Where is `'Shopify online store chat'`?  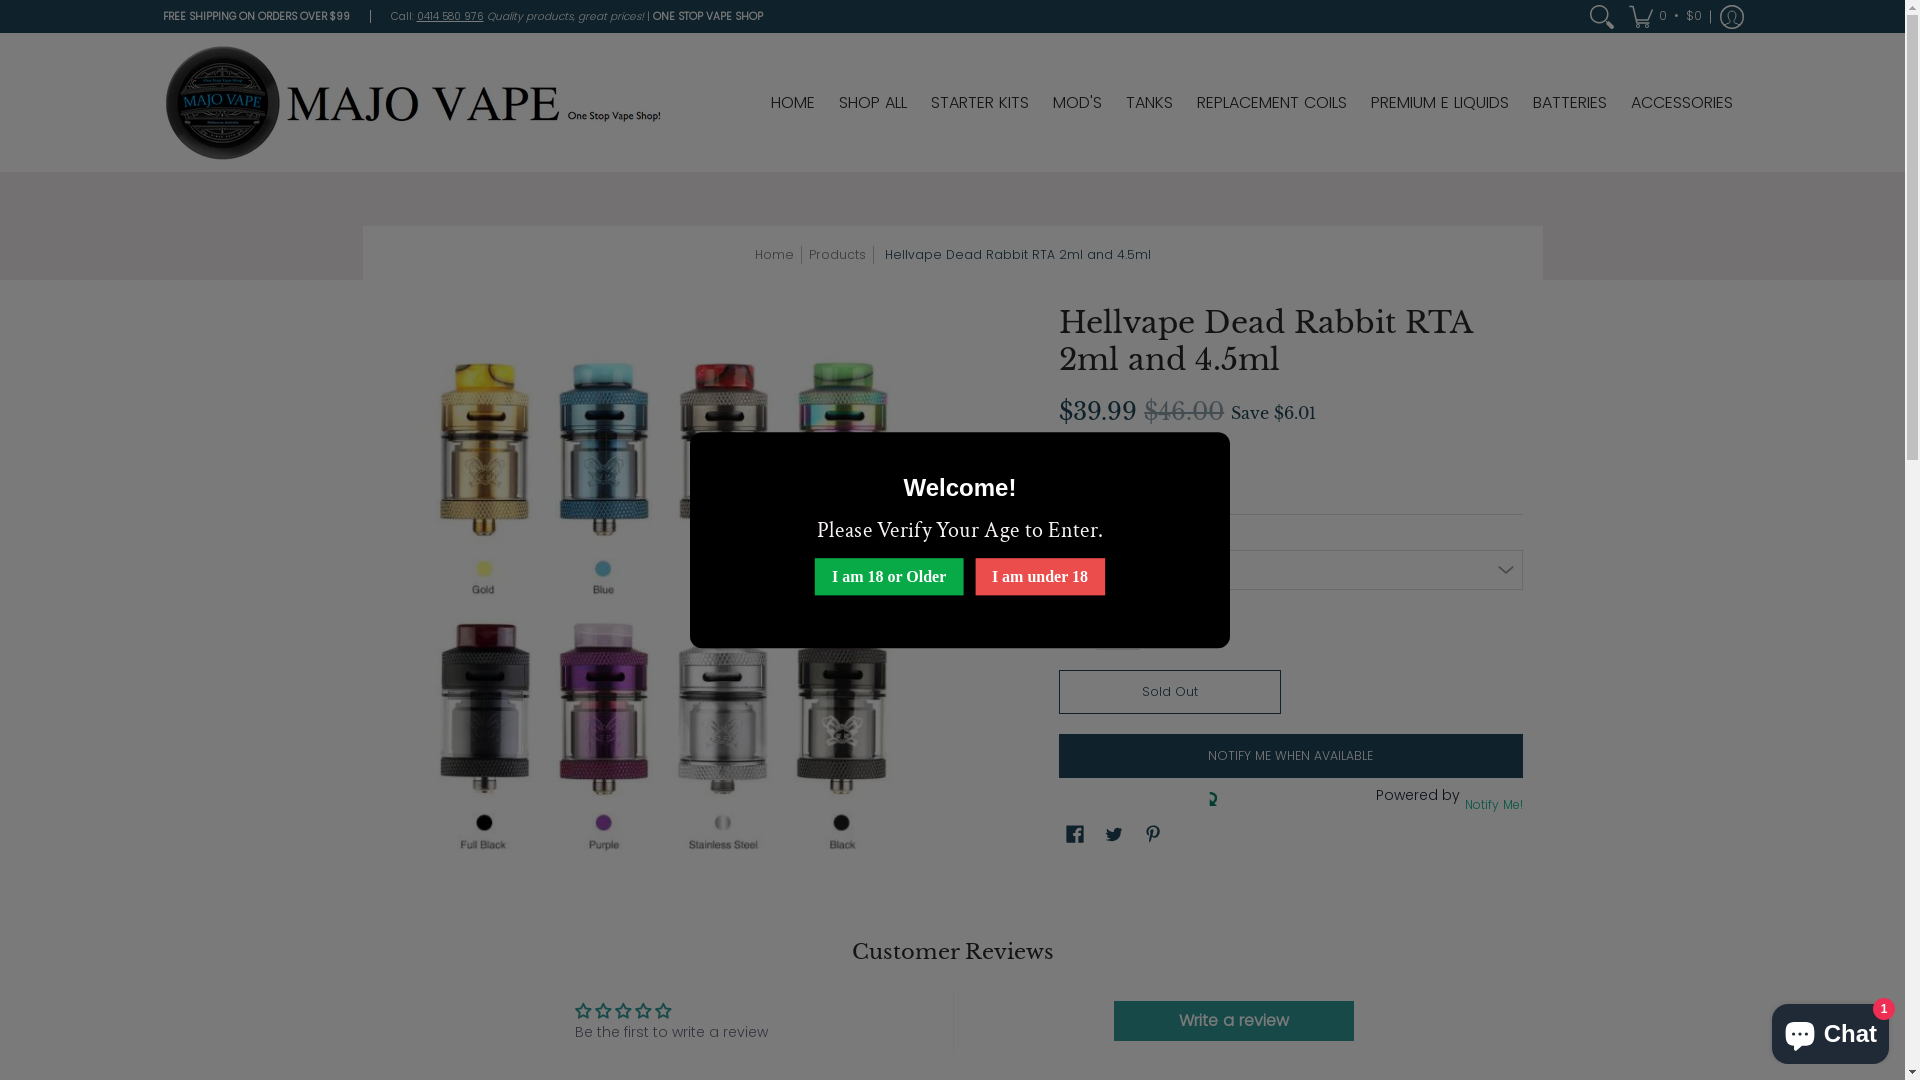 'Shopify online store chat' is located at coordinates (1830, 1029).